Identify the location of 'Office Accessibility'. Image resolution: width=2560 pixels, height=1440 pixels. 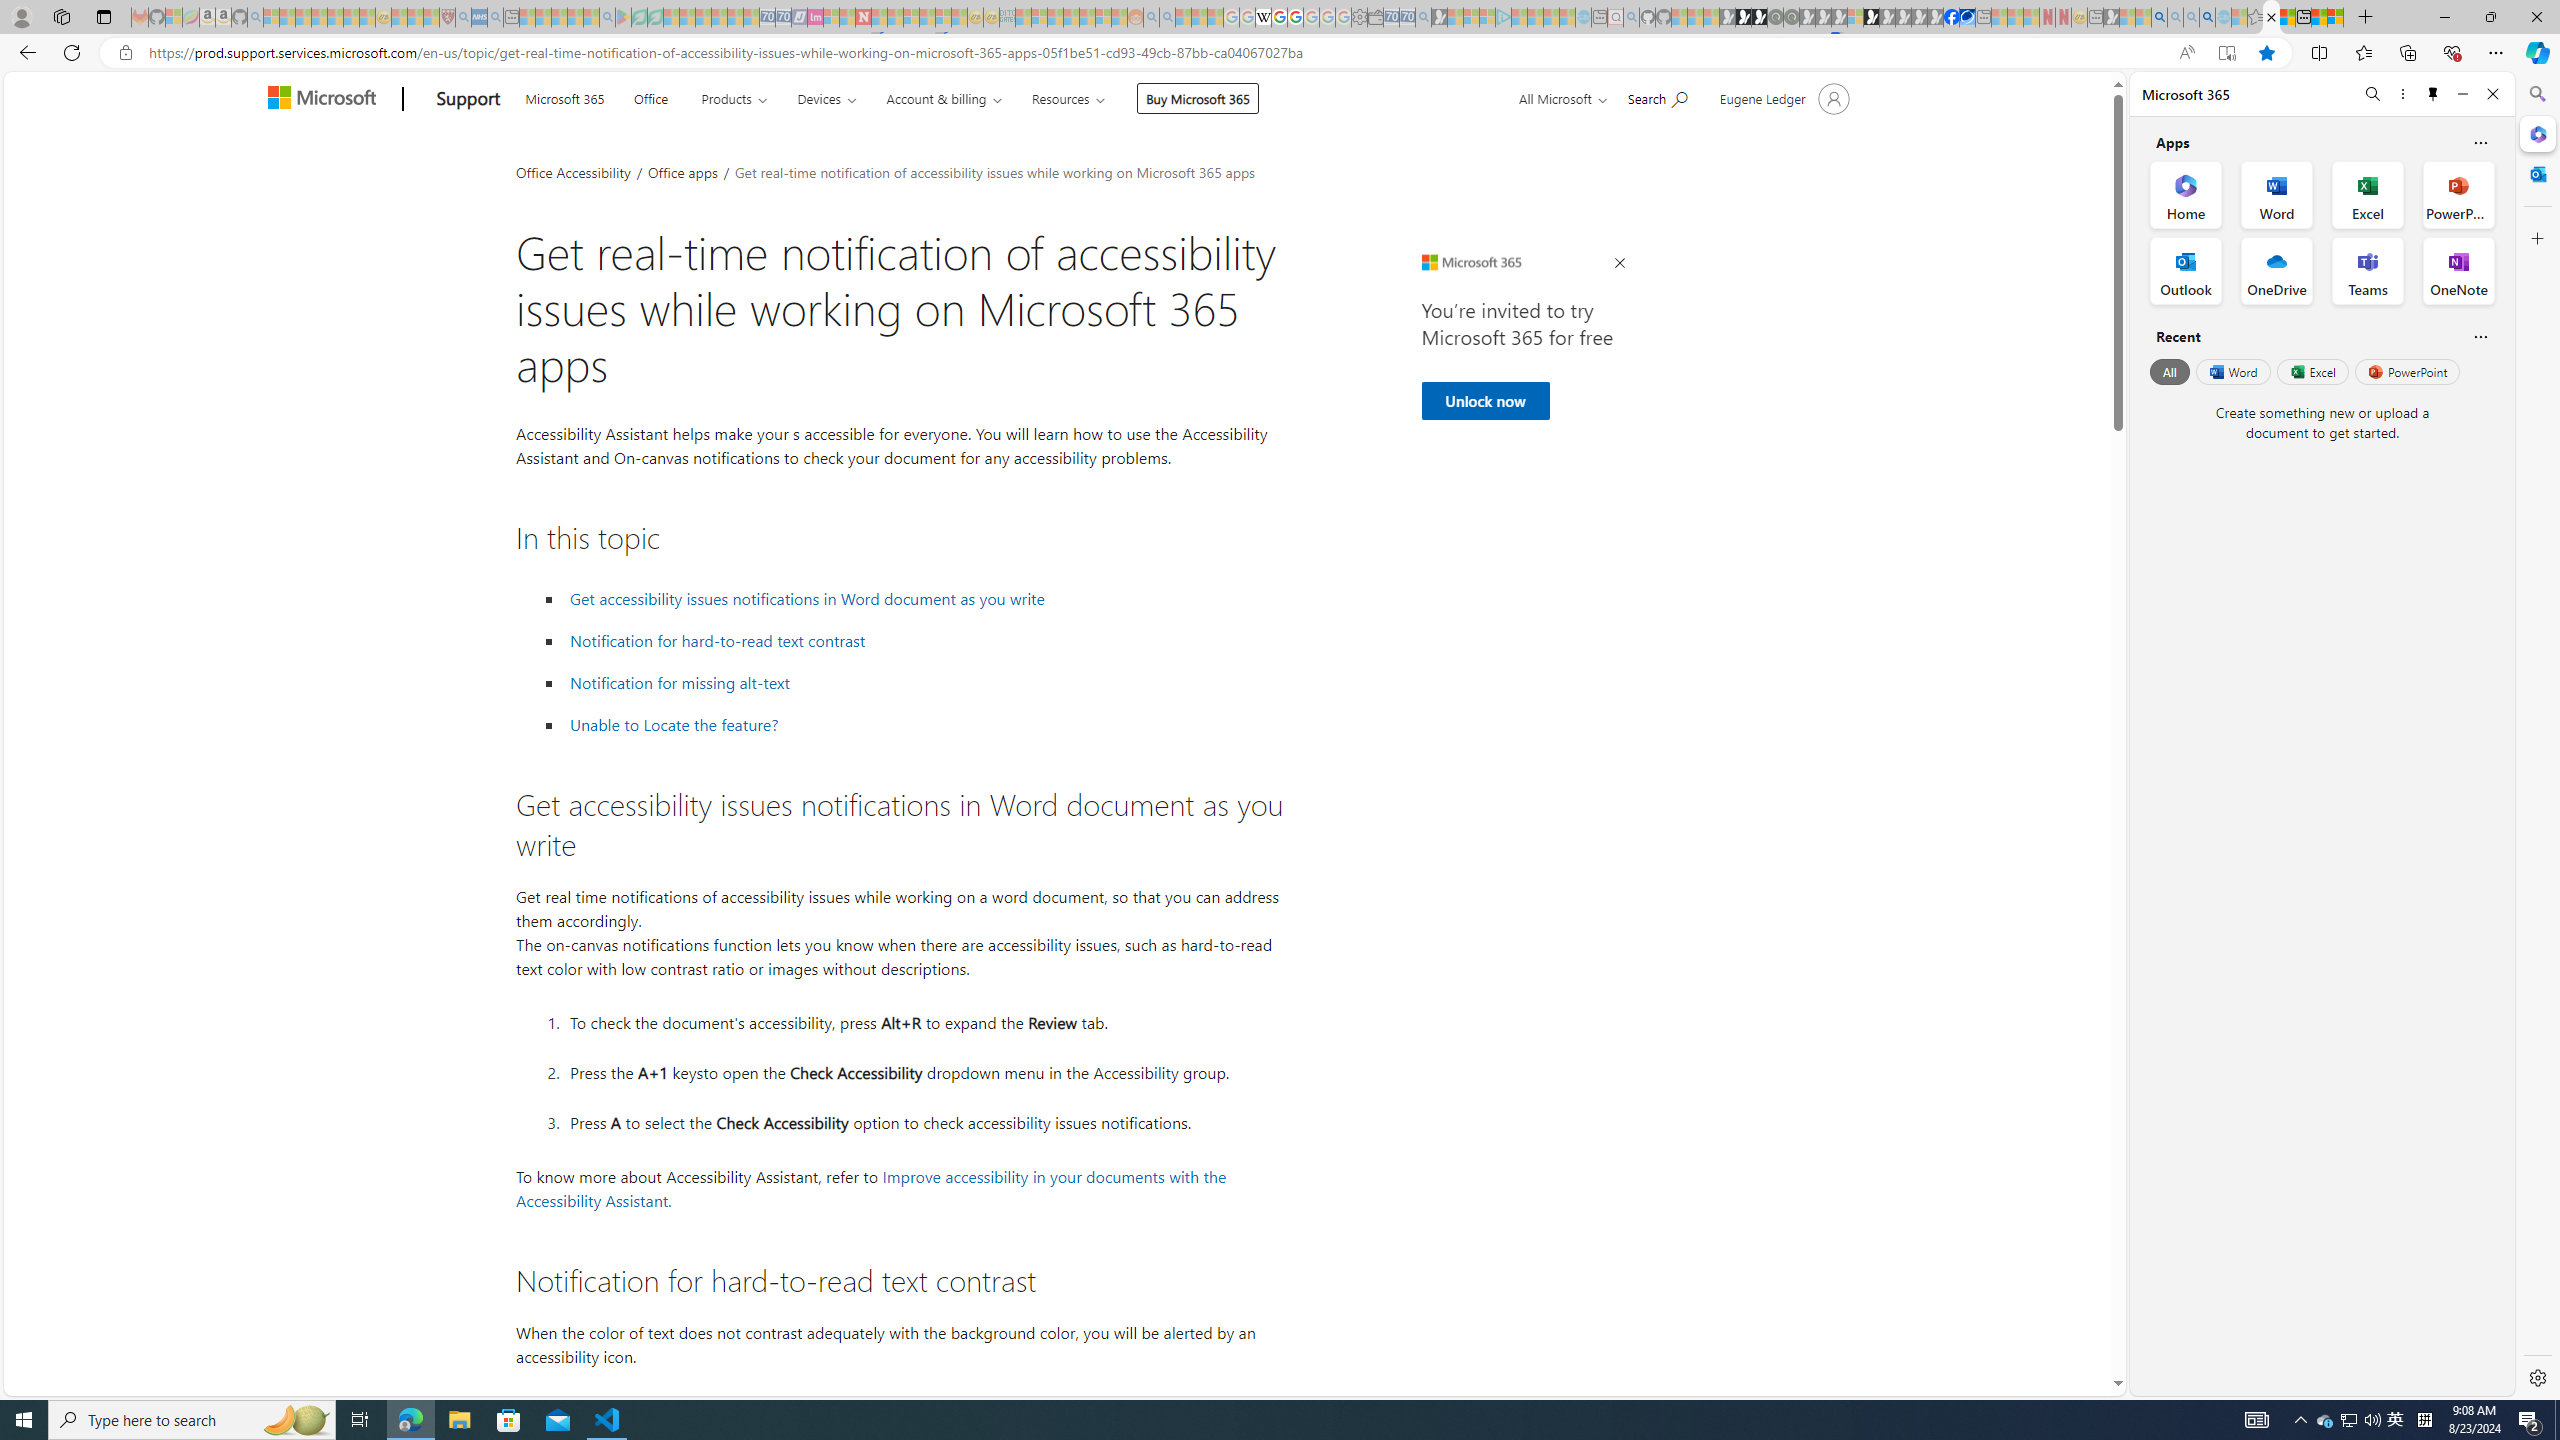
(572, 171).